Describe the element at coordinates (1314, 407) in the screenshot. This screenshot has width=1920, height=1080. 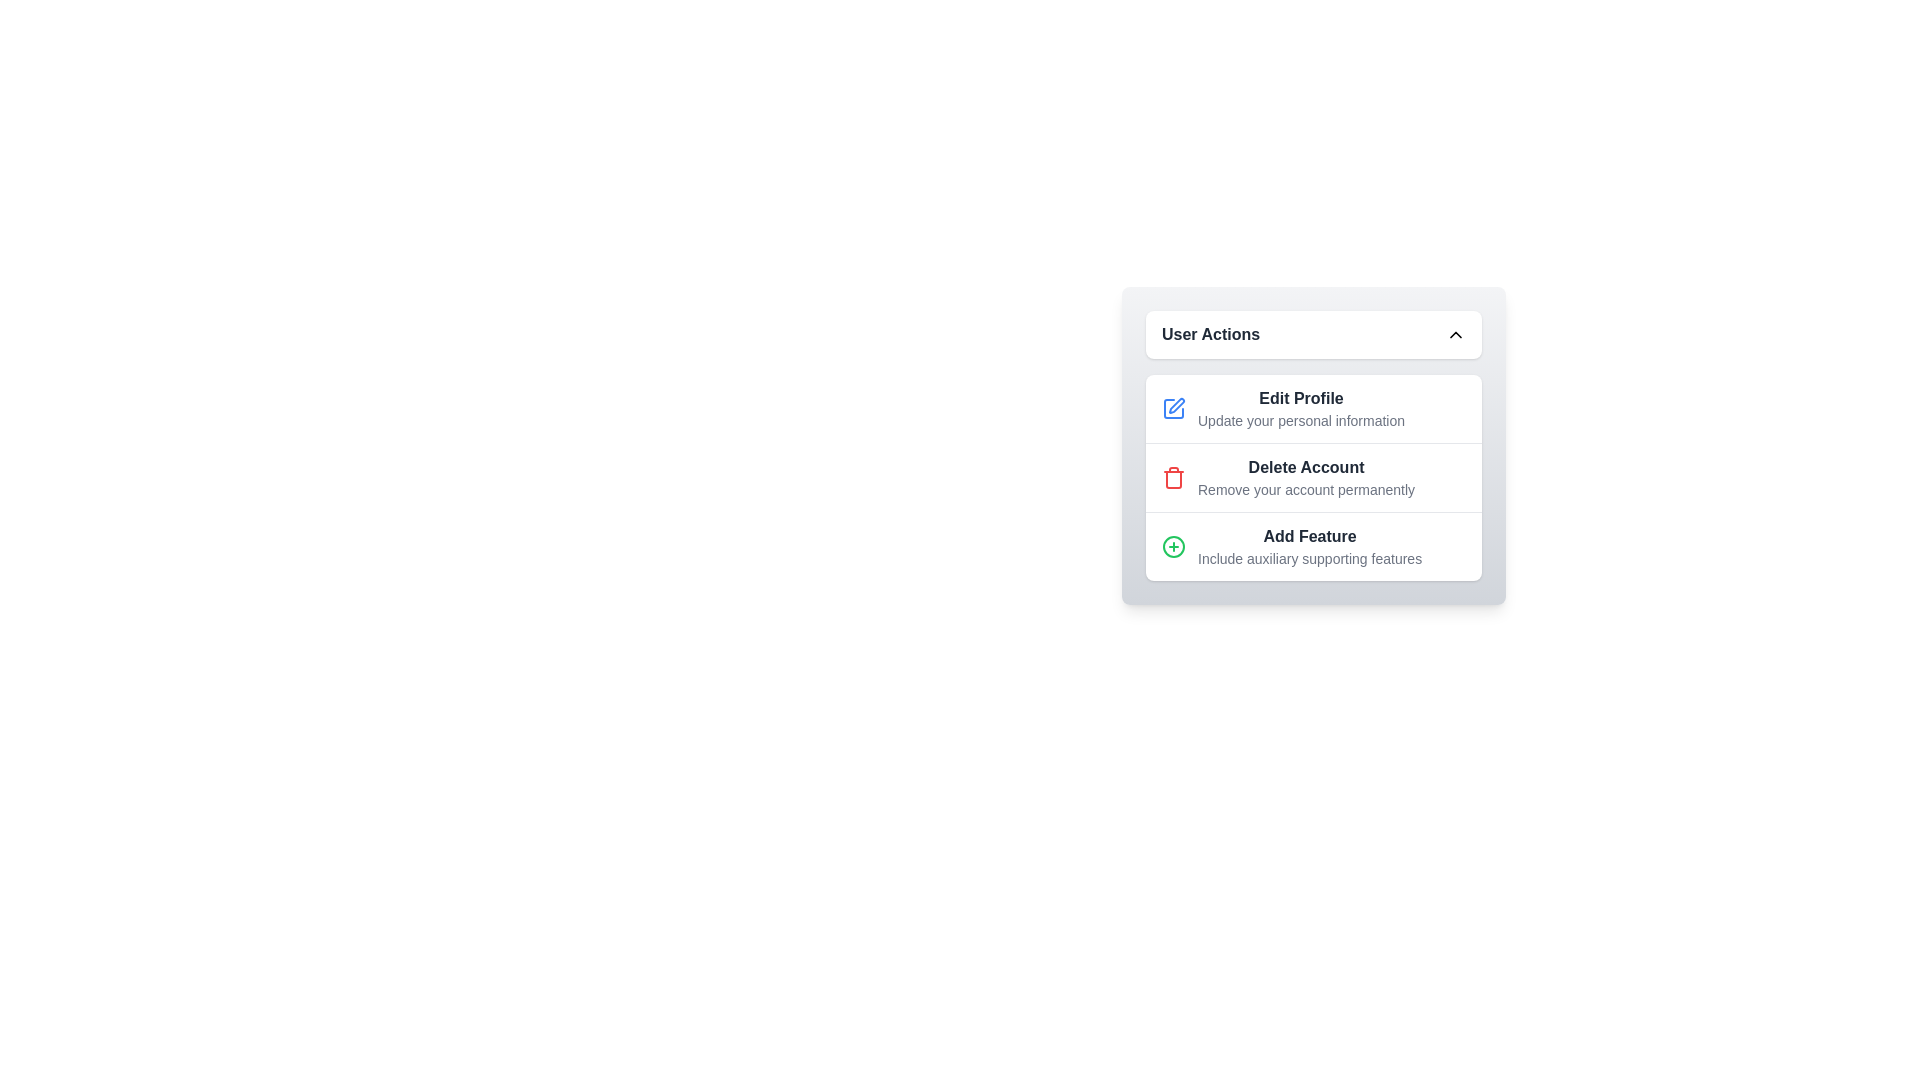
I see `the 'Edit Profile' button, which features a blue pen icon and bold text` at that location.